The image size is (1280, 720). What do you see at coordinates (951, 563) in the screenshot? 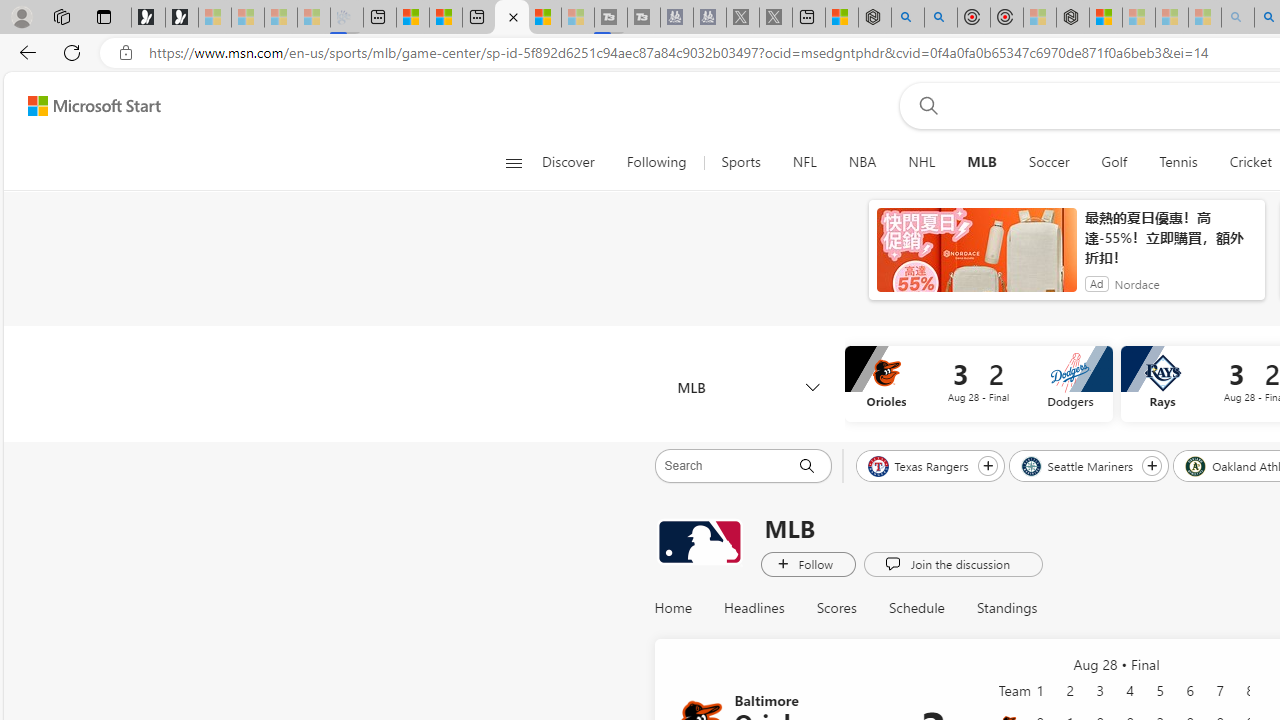
I see `'Join the discussion'` at bounding box center [951, 563].